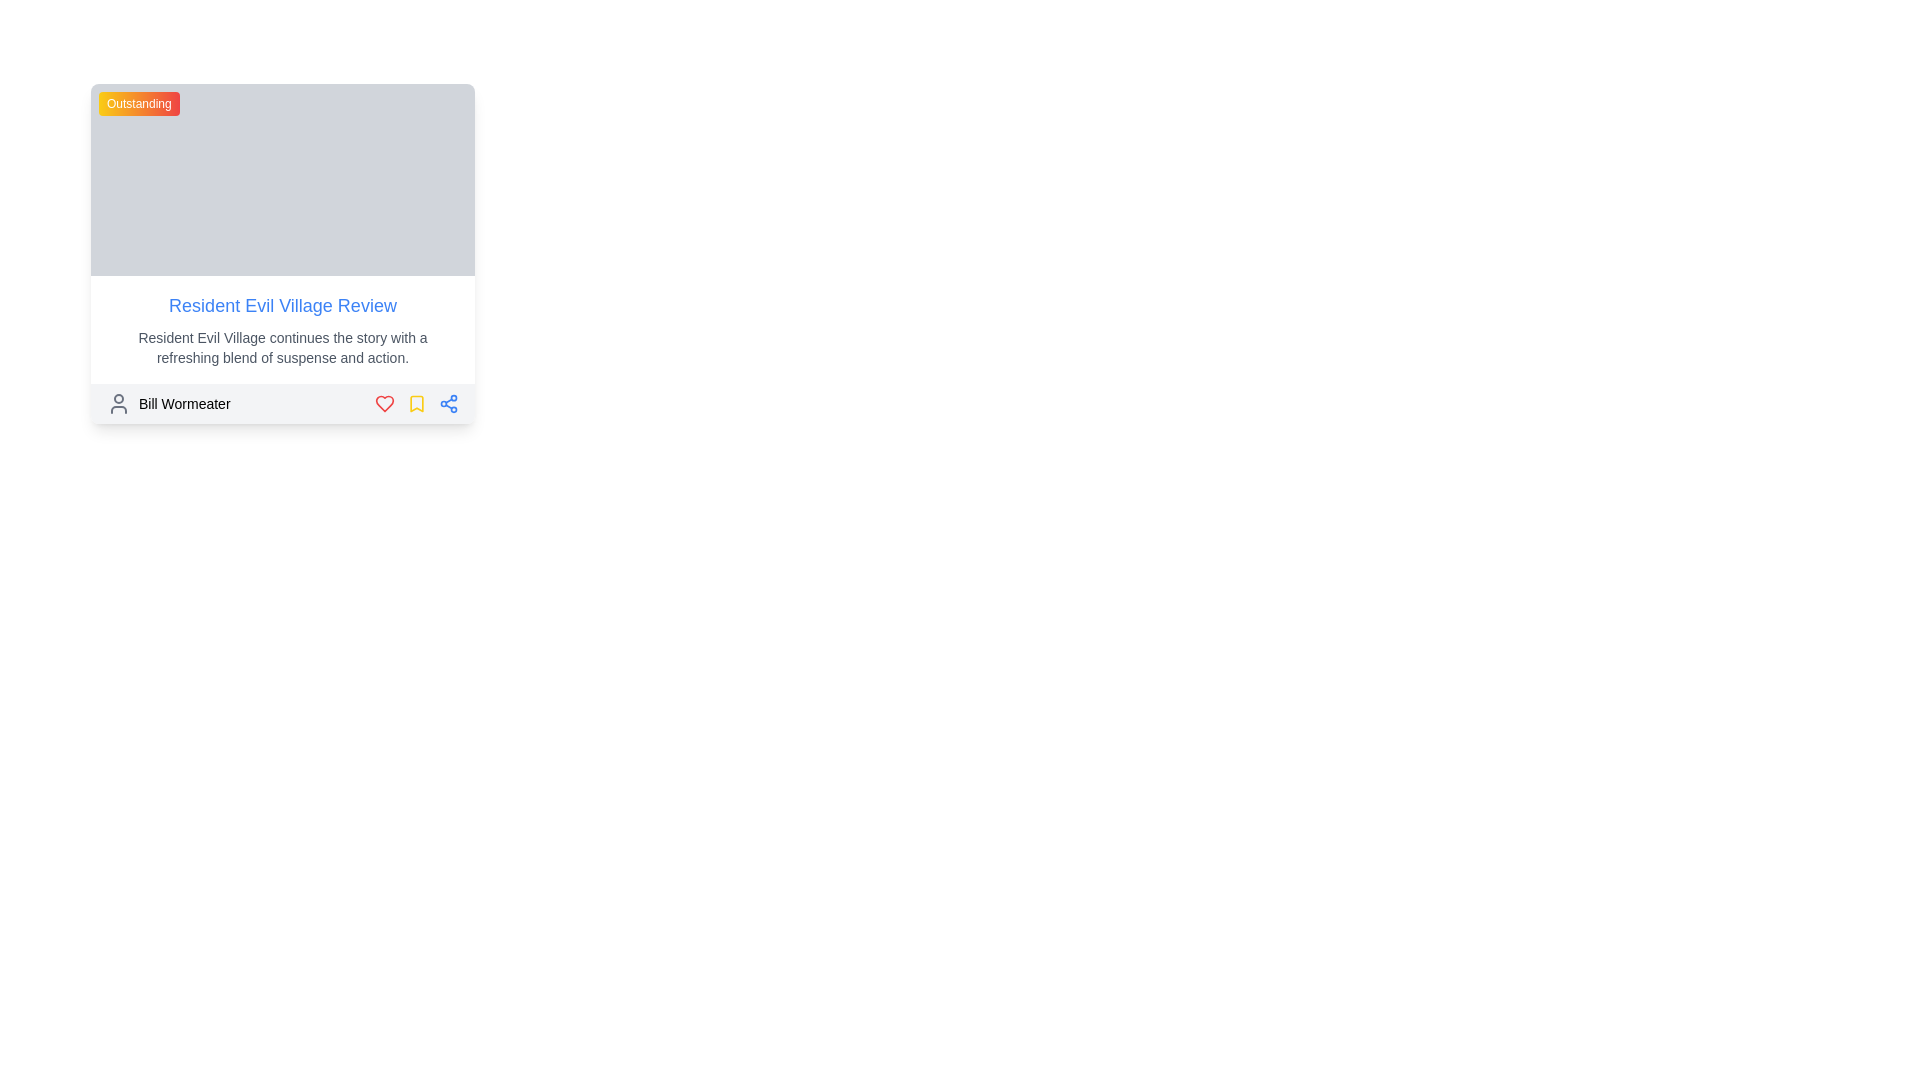 The width and height of the screenshot is (1920, 1080). Describe the element at coordinates (384, 404) in the screenshot. I see `the like icon located to the right of the user avatar icon in the bottom section of the review card to express a positive acknowledgment` at that location.